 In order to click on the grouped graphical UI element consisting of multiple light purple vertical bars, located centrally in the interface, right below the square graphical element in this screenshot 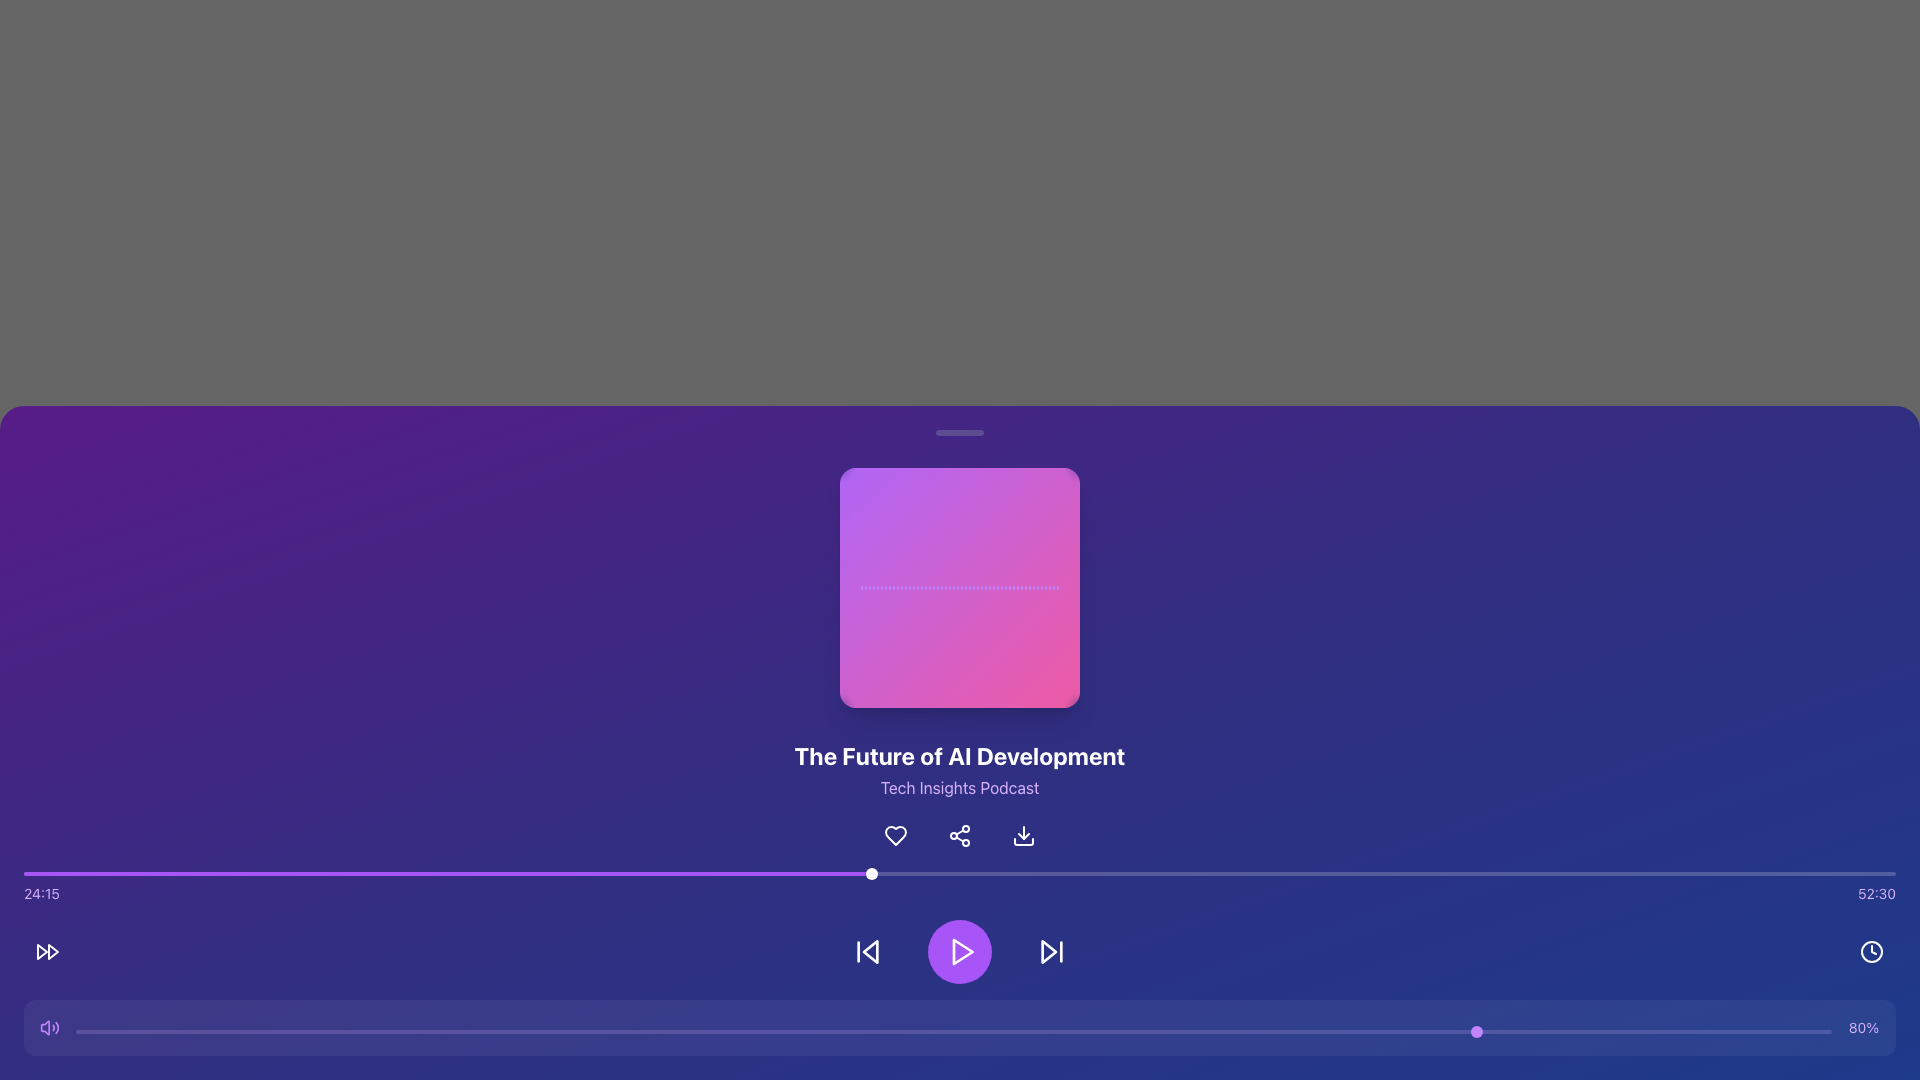, I will do `click(960, 586)`.